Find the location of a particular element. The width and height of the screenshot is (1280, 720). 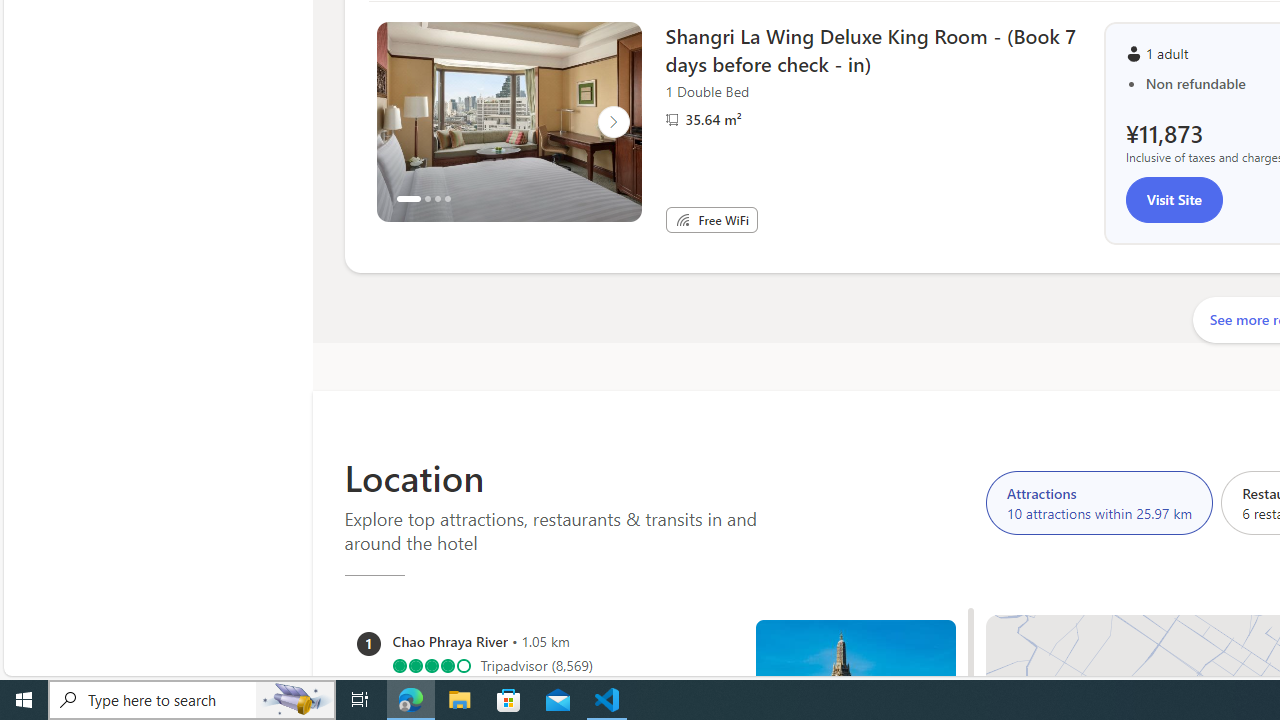

'Attractions 10 attractions within 25.97 km' is located at coordinates (1098, 501).